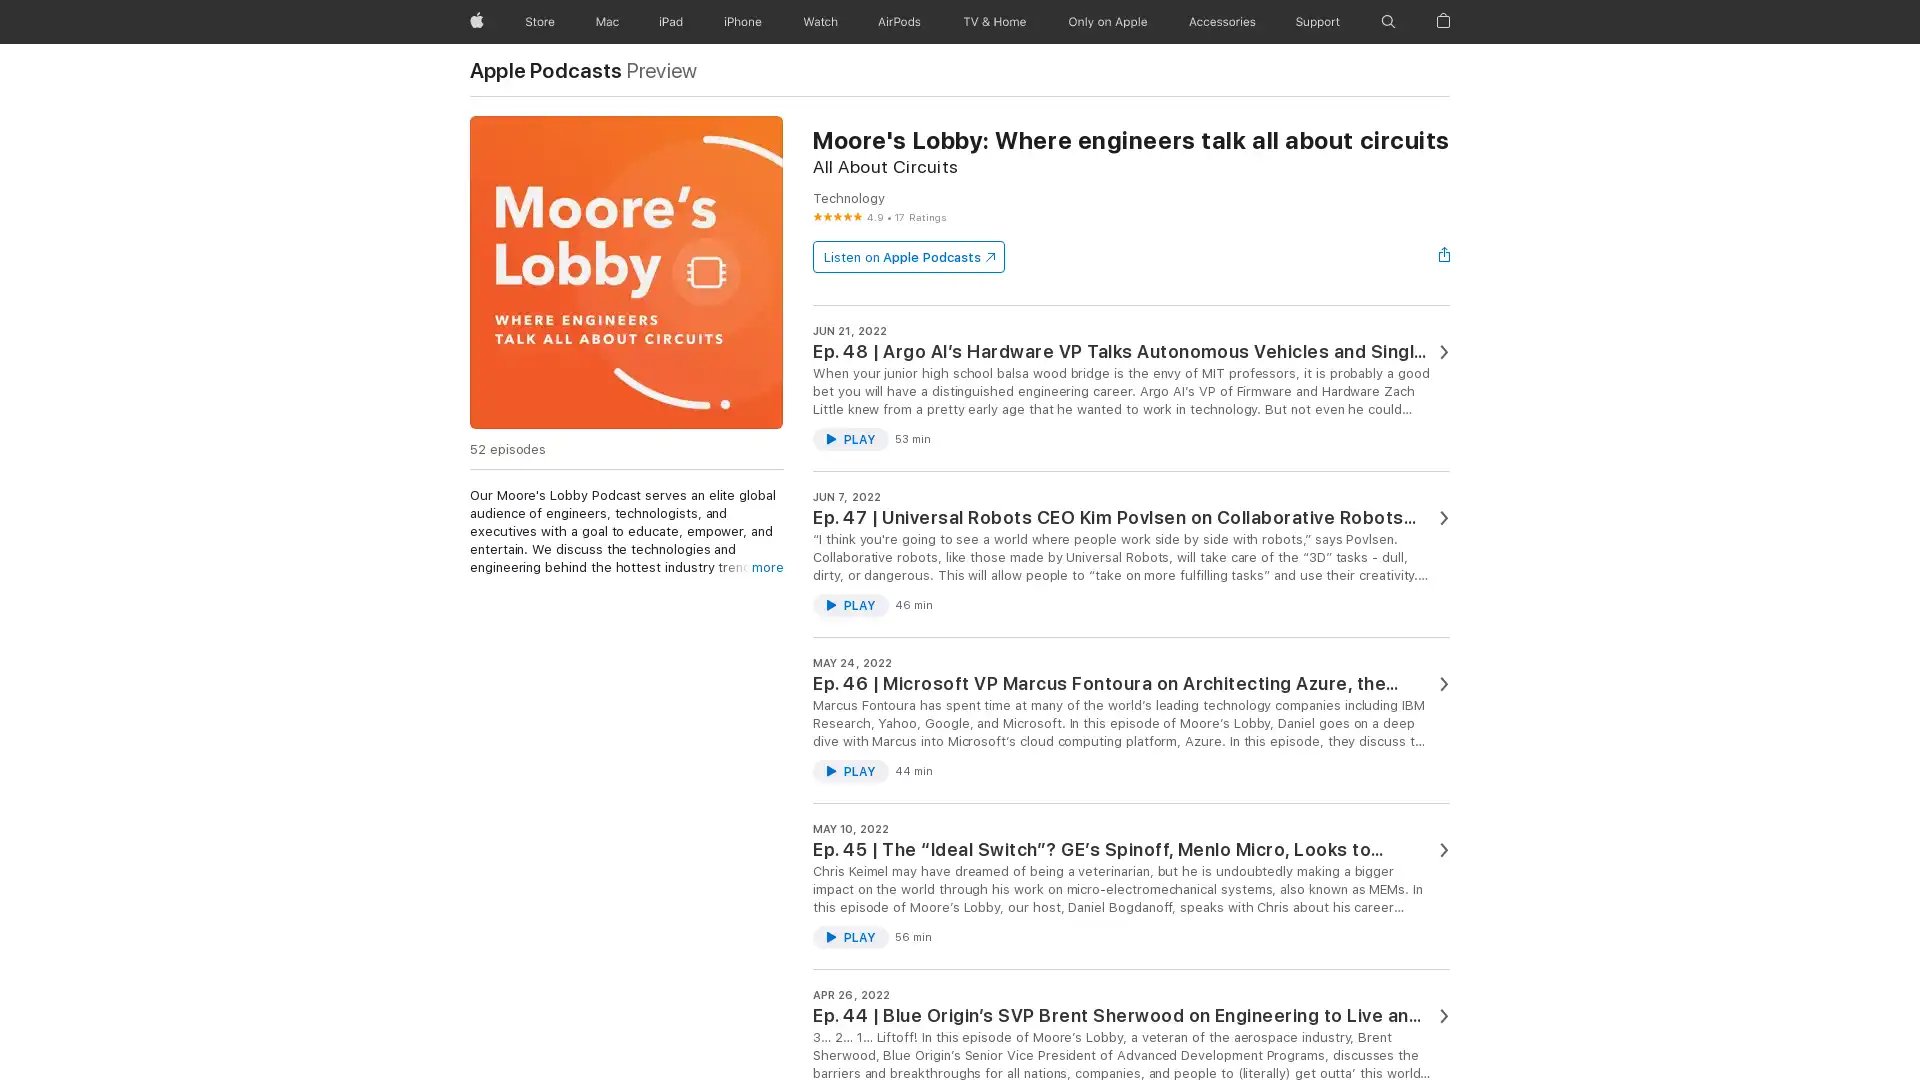 Image resolution: width=1920 pixels, height=1080 pixels. I want to click on Play Ep. 47 | Universal Robots CEO Kim Povlsen on Collaborative Robots for the 98% by @@podcastArtist@@, so click(850, 604).